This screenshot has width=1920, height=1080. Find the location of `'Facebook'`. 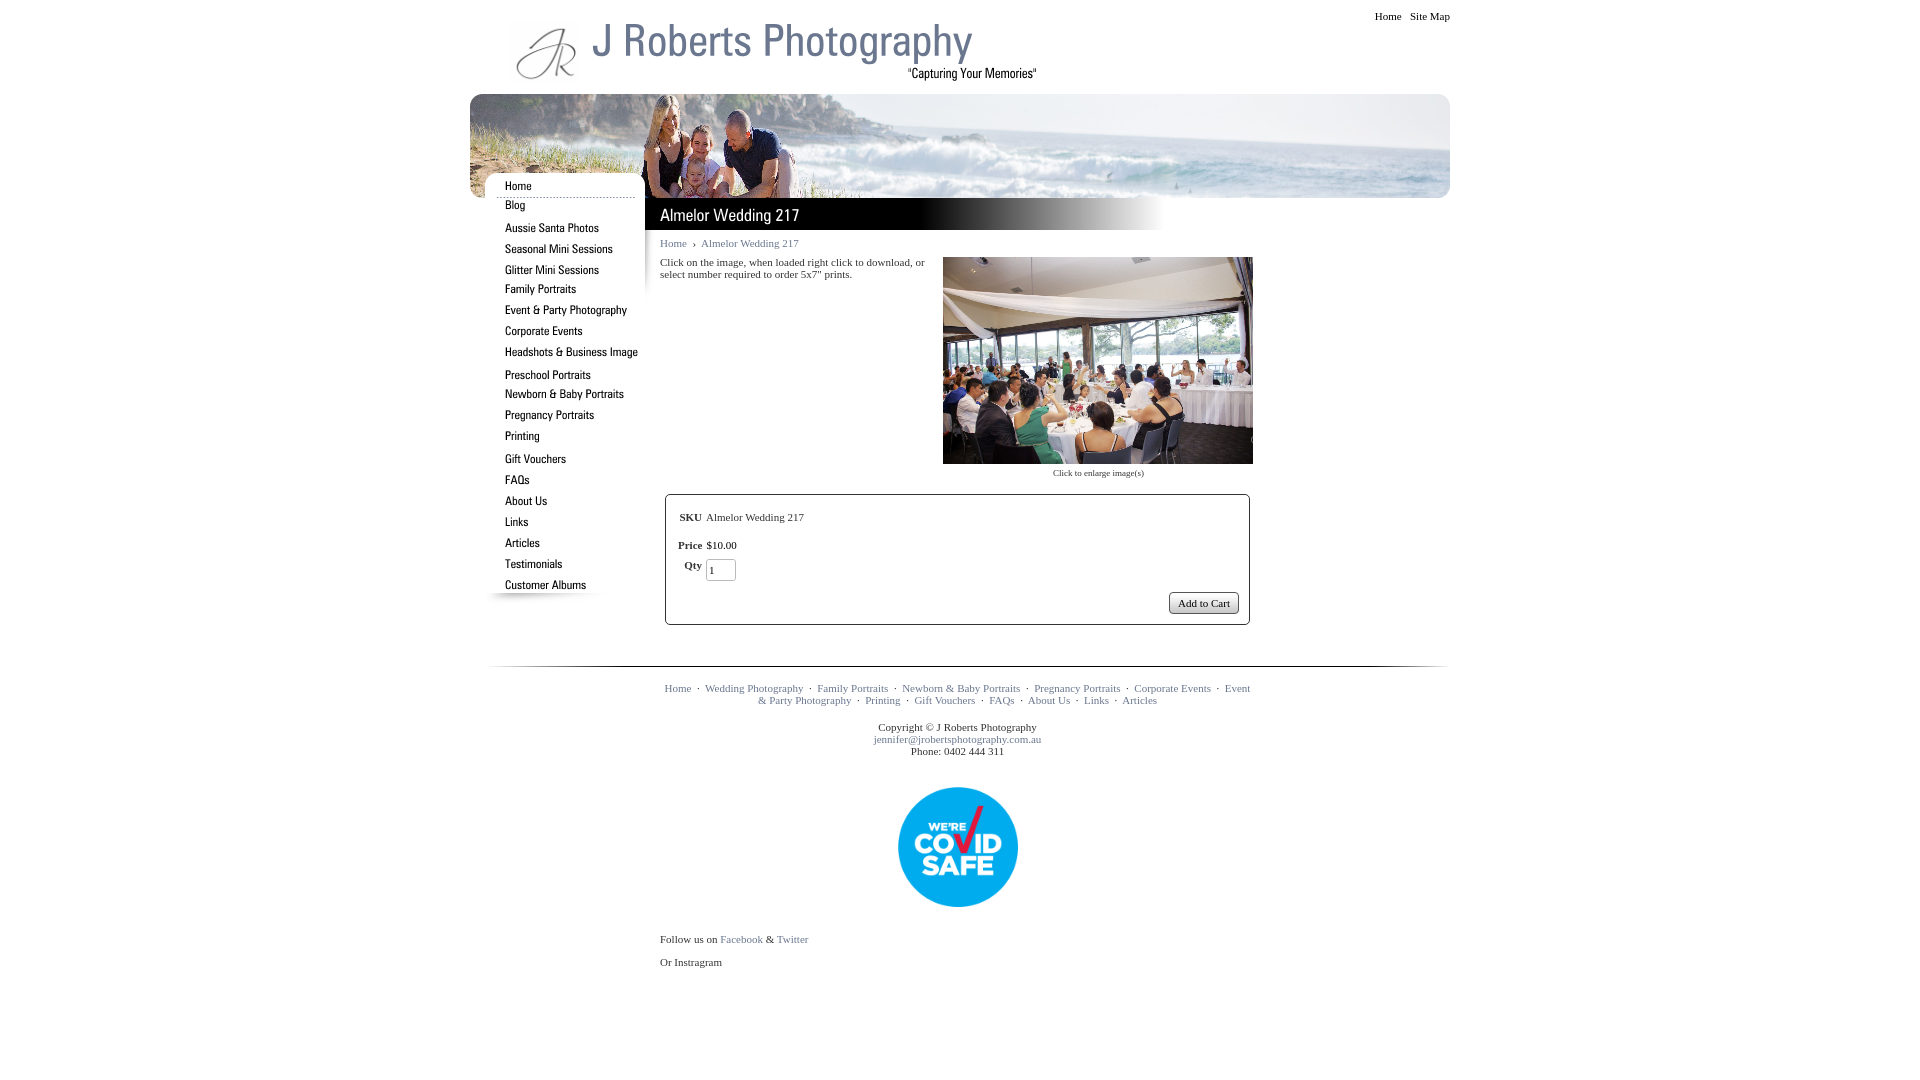

'Facebook' is located at coordinates (740, 938).